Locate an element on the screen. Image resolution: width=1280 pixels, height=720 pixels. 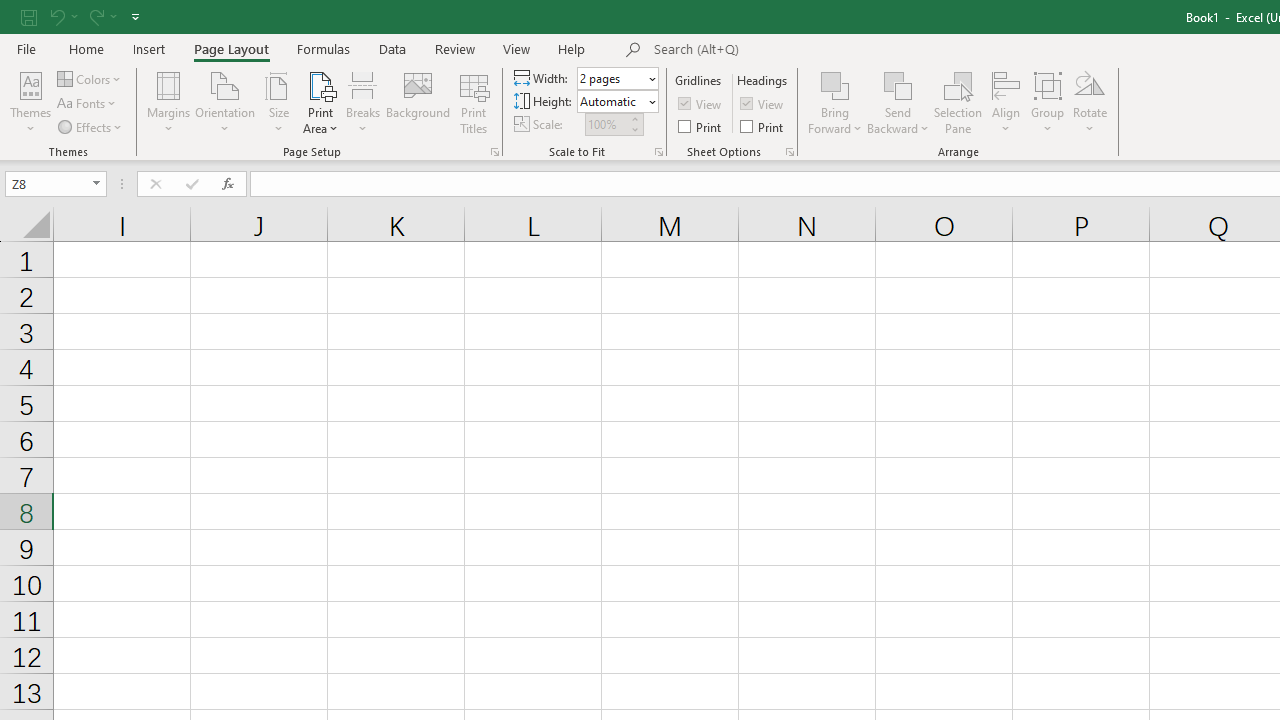
'File Tab' is located at coordinates (26, 47).